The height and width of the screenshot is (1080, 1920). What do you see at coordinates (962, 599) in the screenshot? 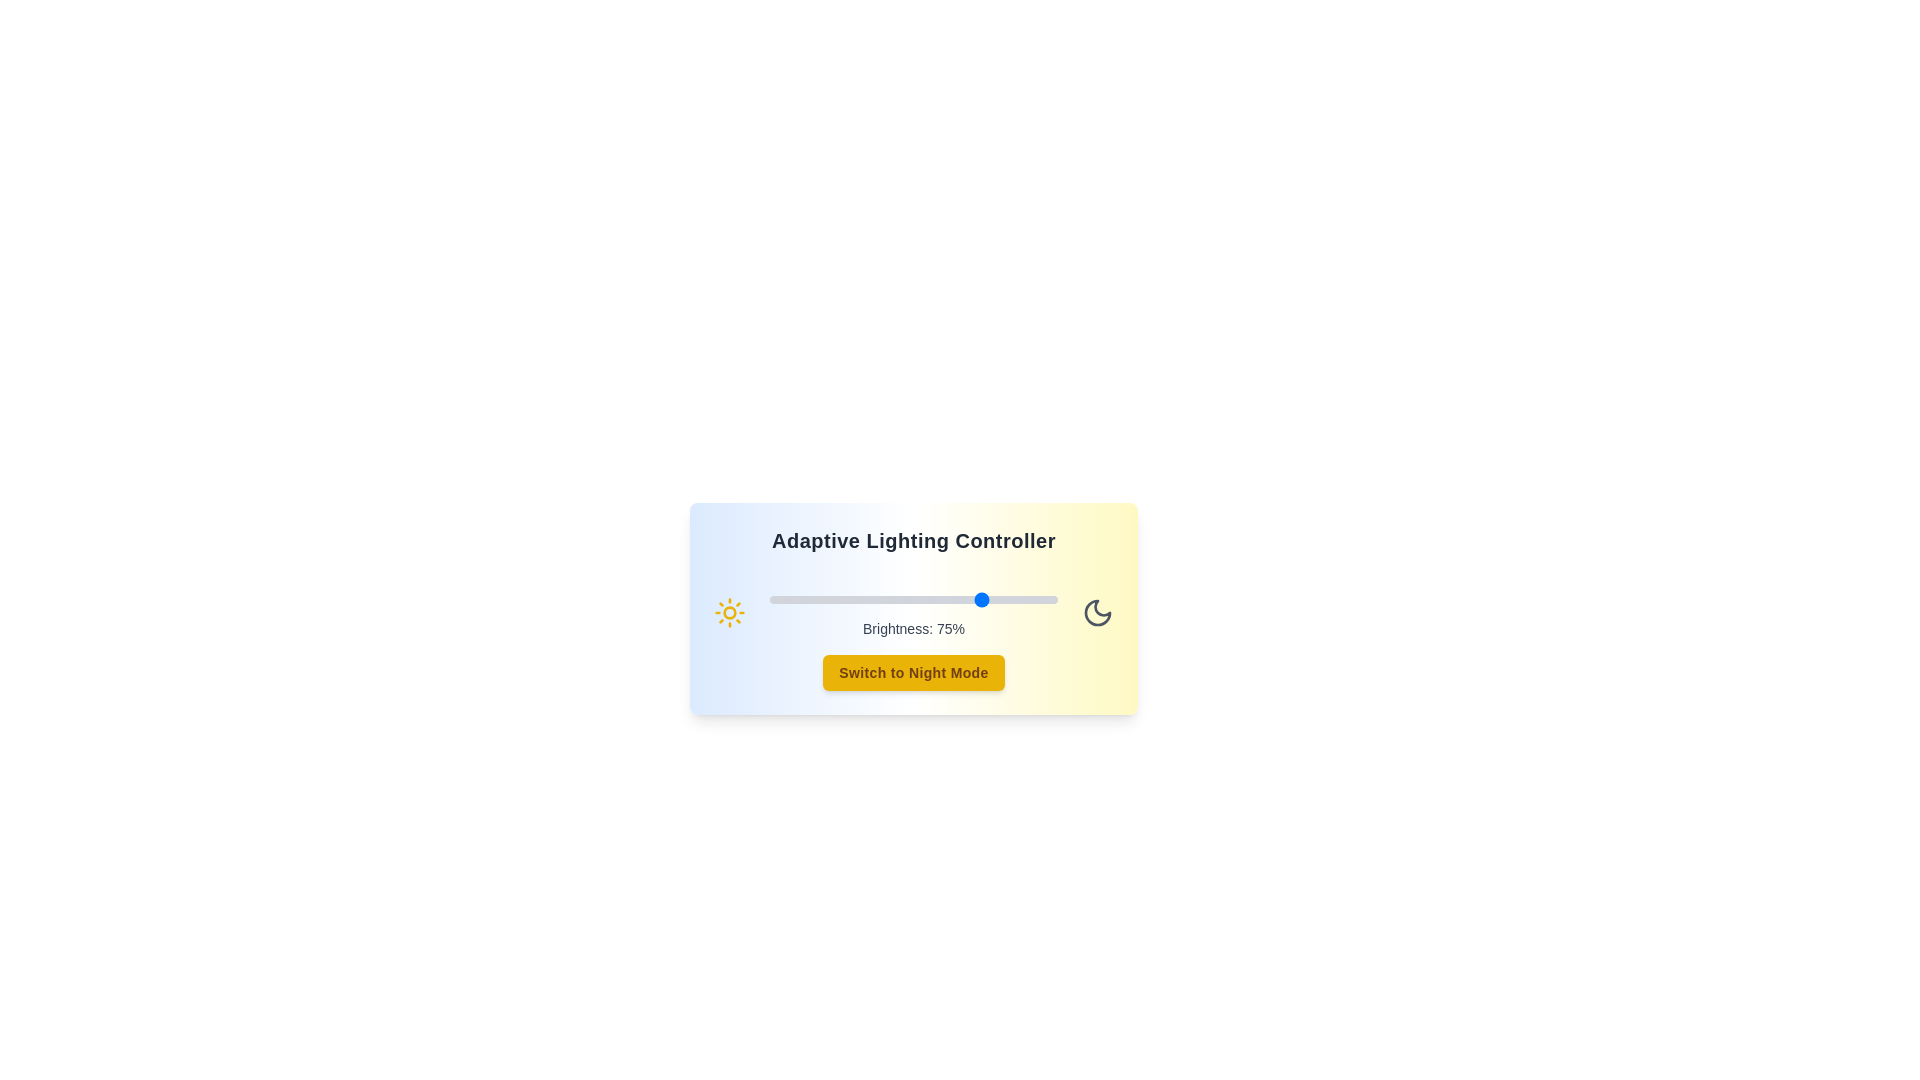
I see `the brightness level` at bounding box center [962, 599].